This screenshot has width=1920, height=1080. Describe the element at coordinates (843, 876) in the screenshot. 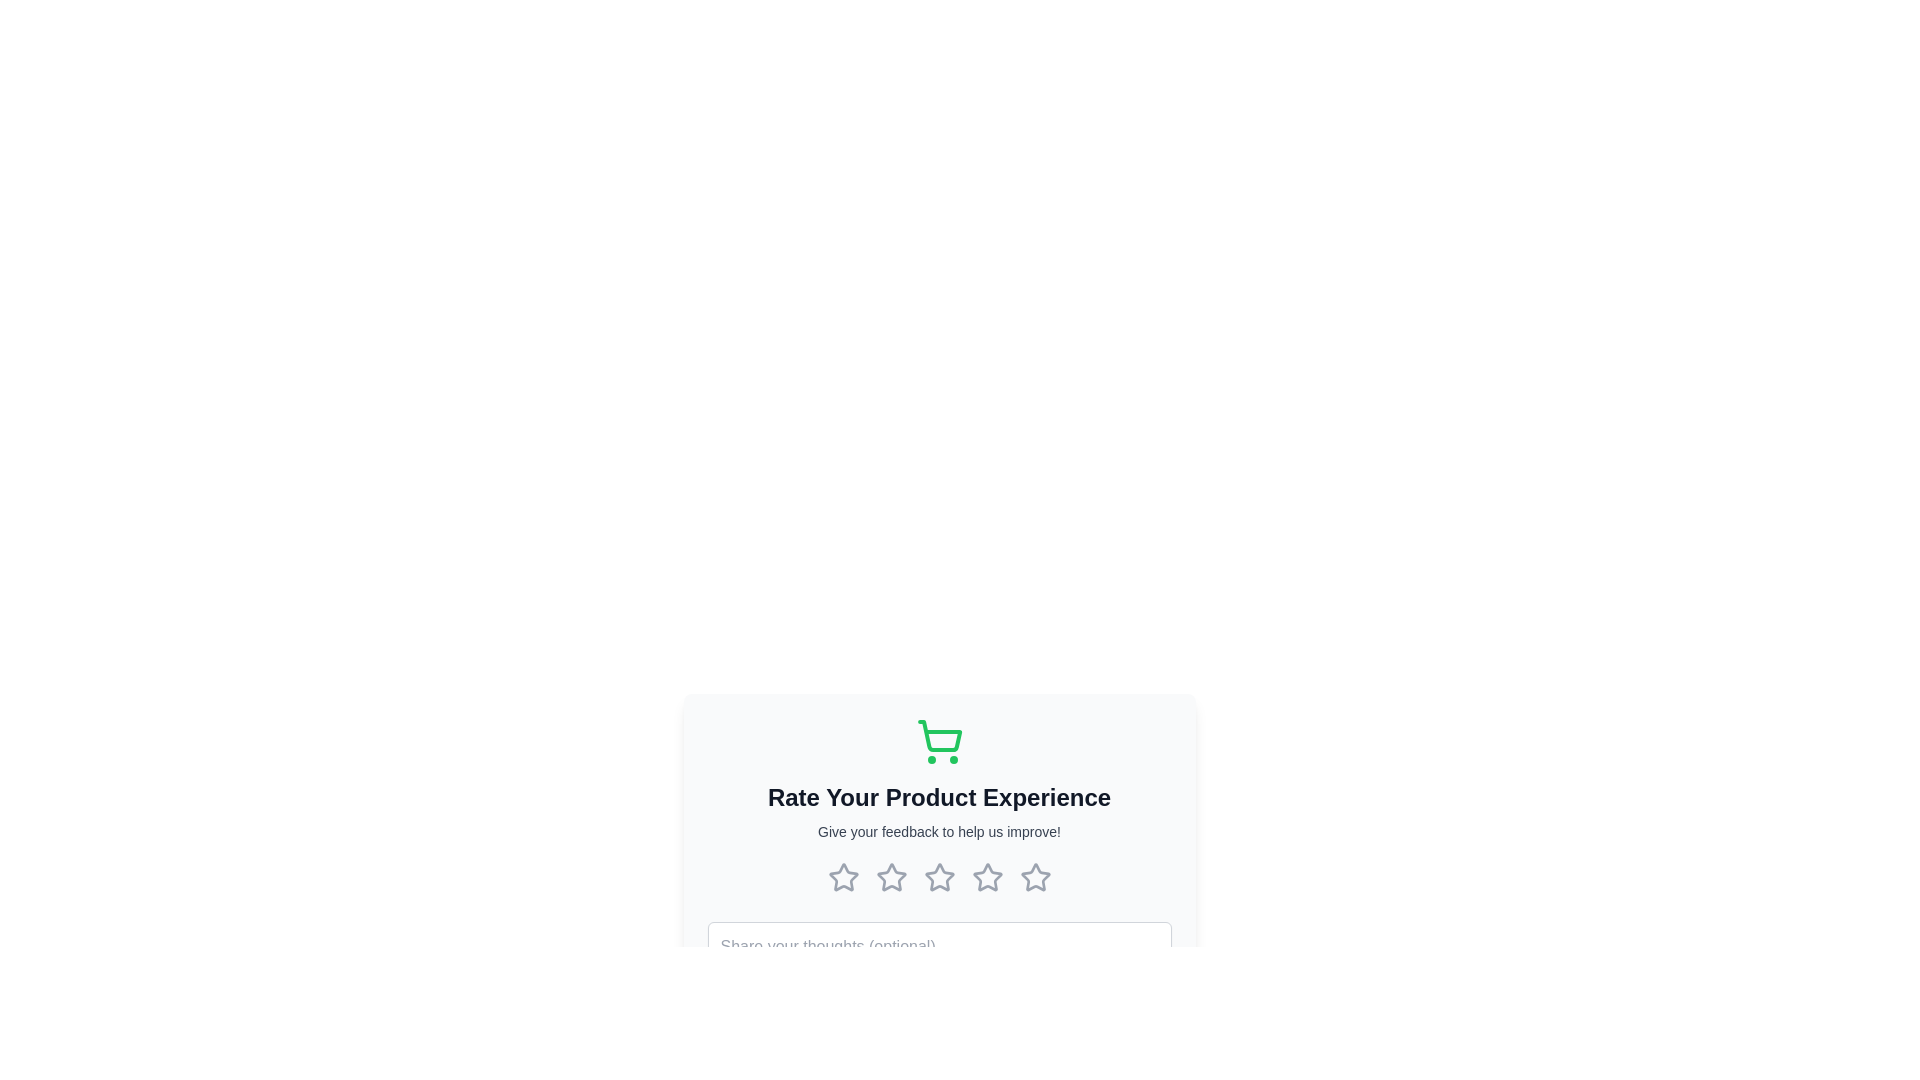

I see `the first Rating Star Icon, which is centrally located near the top of a feedback form interface` at that location.